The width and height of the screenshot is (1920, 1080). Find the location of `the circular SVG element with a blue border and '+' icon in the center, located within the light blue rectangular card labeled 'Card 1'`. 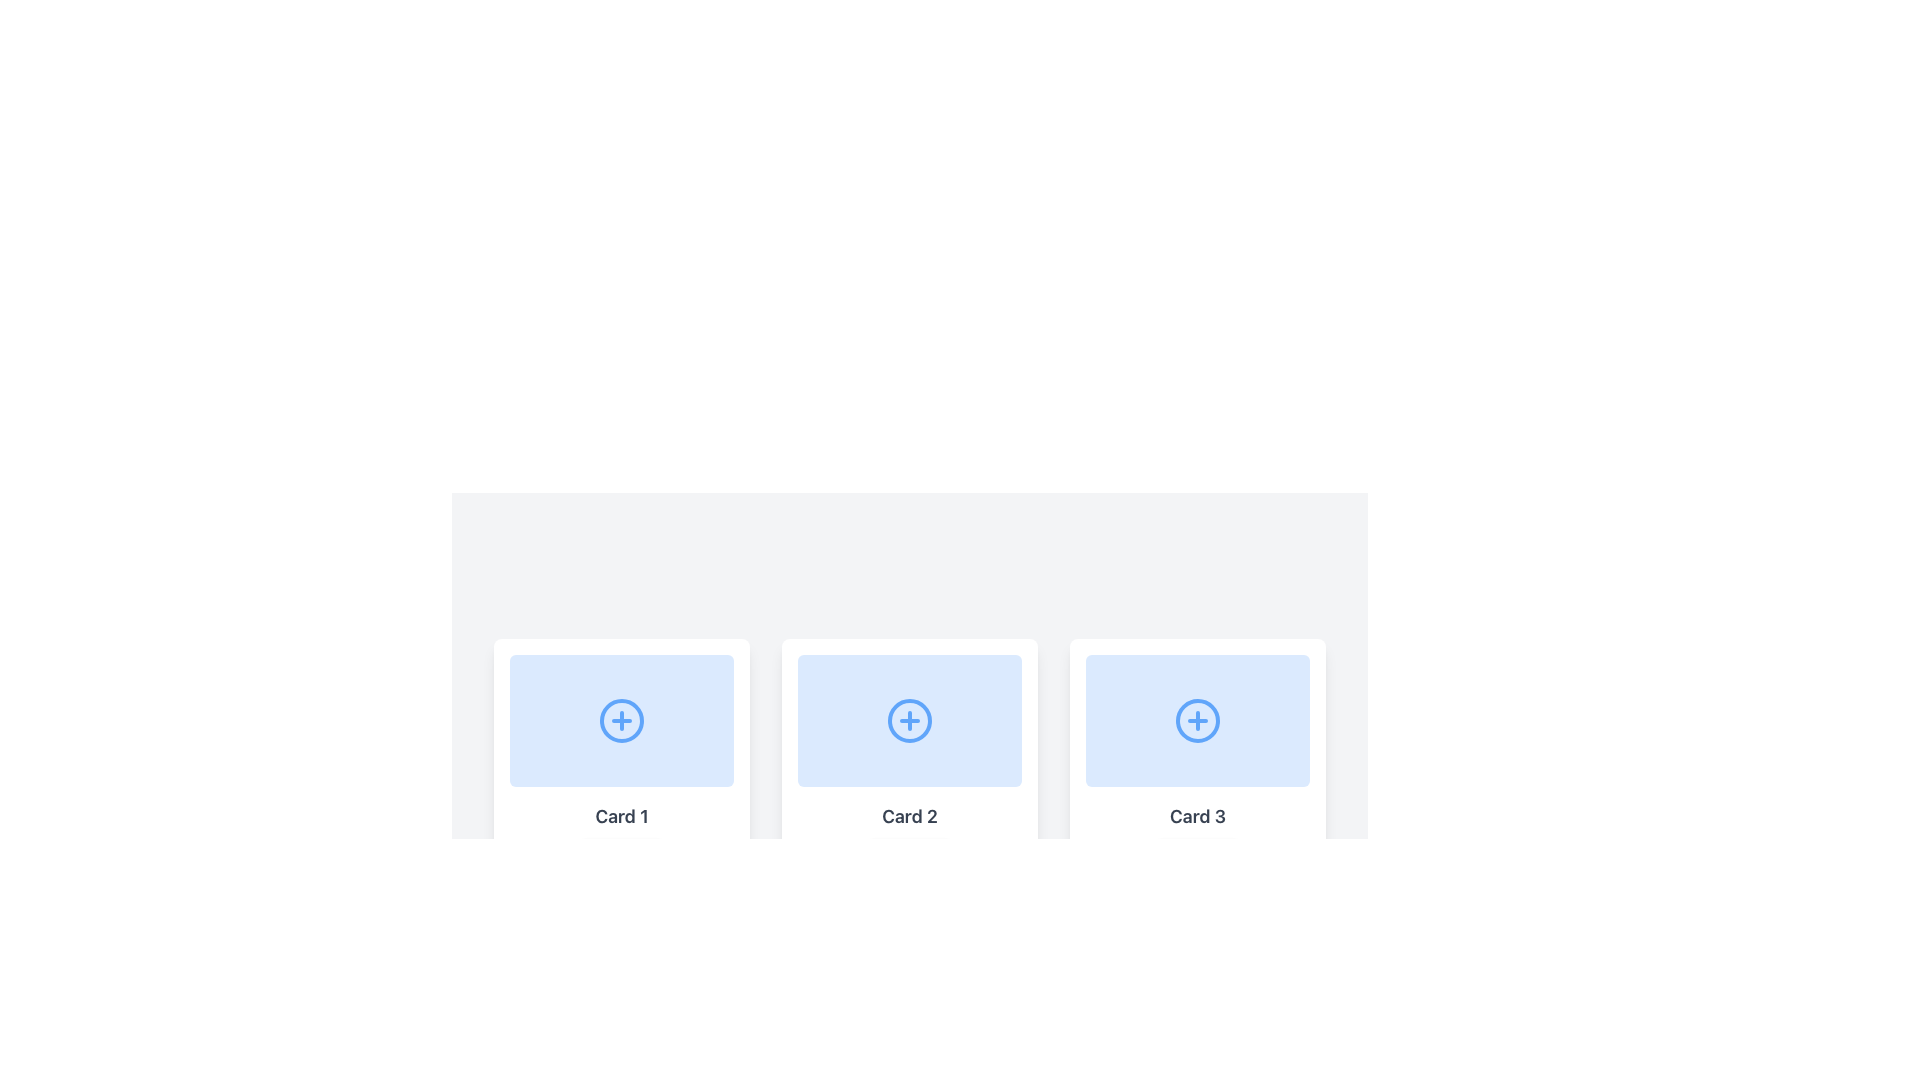

the circular SVG element with a blue border and '+' icon in the center, located within the light blue rectangular card labeled 'Card 1' is located at coordinates (621, 721).